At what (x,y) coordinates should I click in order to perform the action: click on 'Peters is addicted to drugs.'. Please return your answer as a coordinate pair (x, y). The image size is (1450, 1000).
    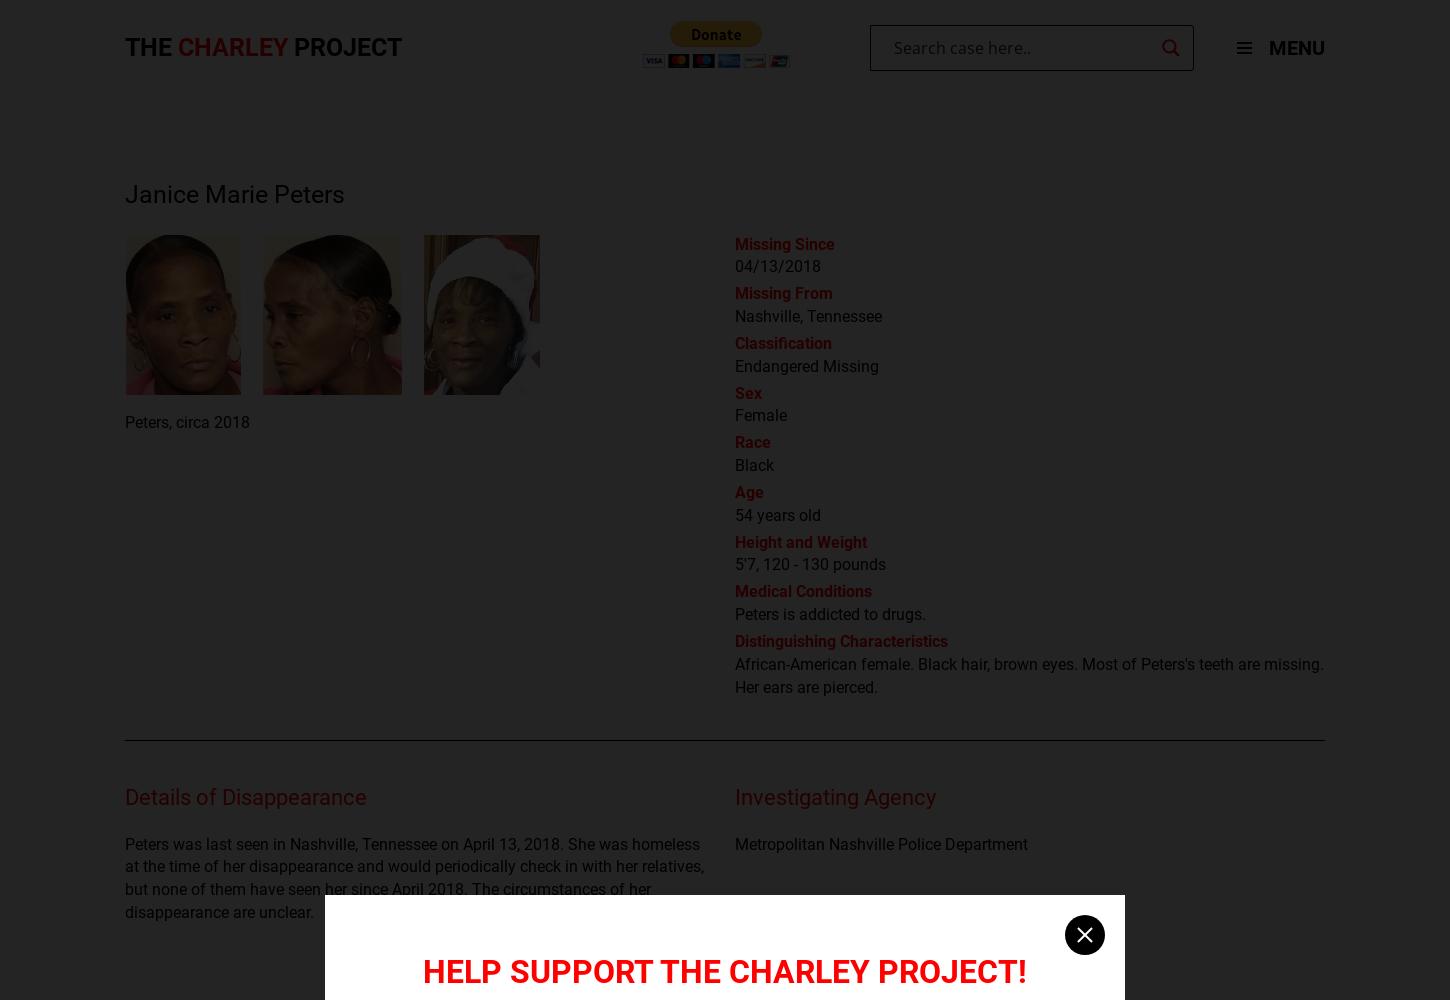
    Looking at the image, I should click on (735, 613).